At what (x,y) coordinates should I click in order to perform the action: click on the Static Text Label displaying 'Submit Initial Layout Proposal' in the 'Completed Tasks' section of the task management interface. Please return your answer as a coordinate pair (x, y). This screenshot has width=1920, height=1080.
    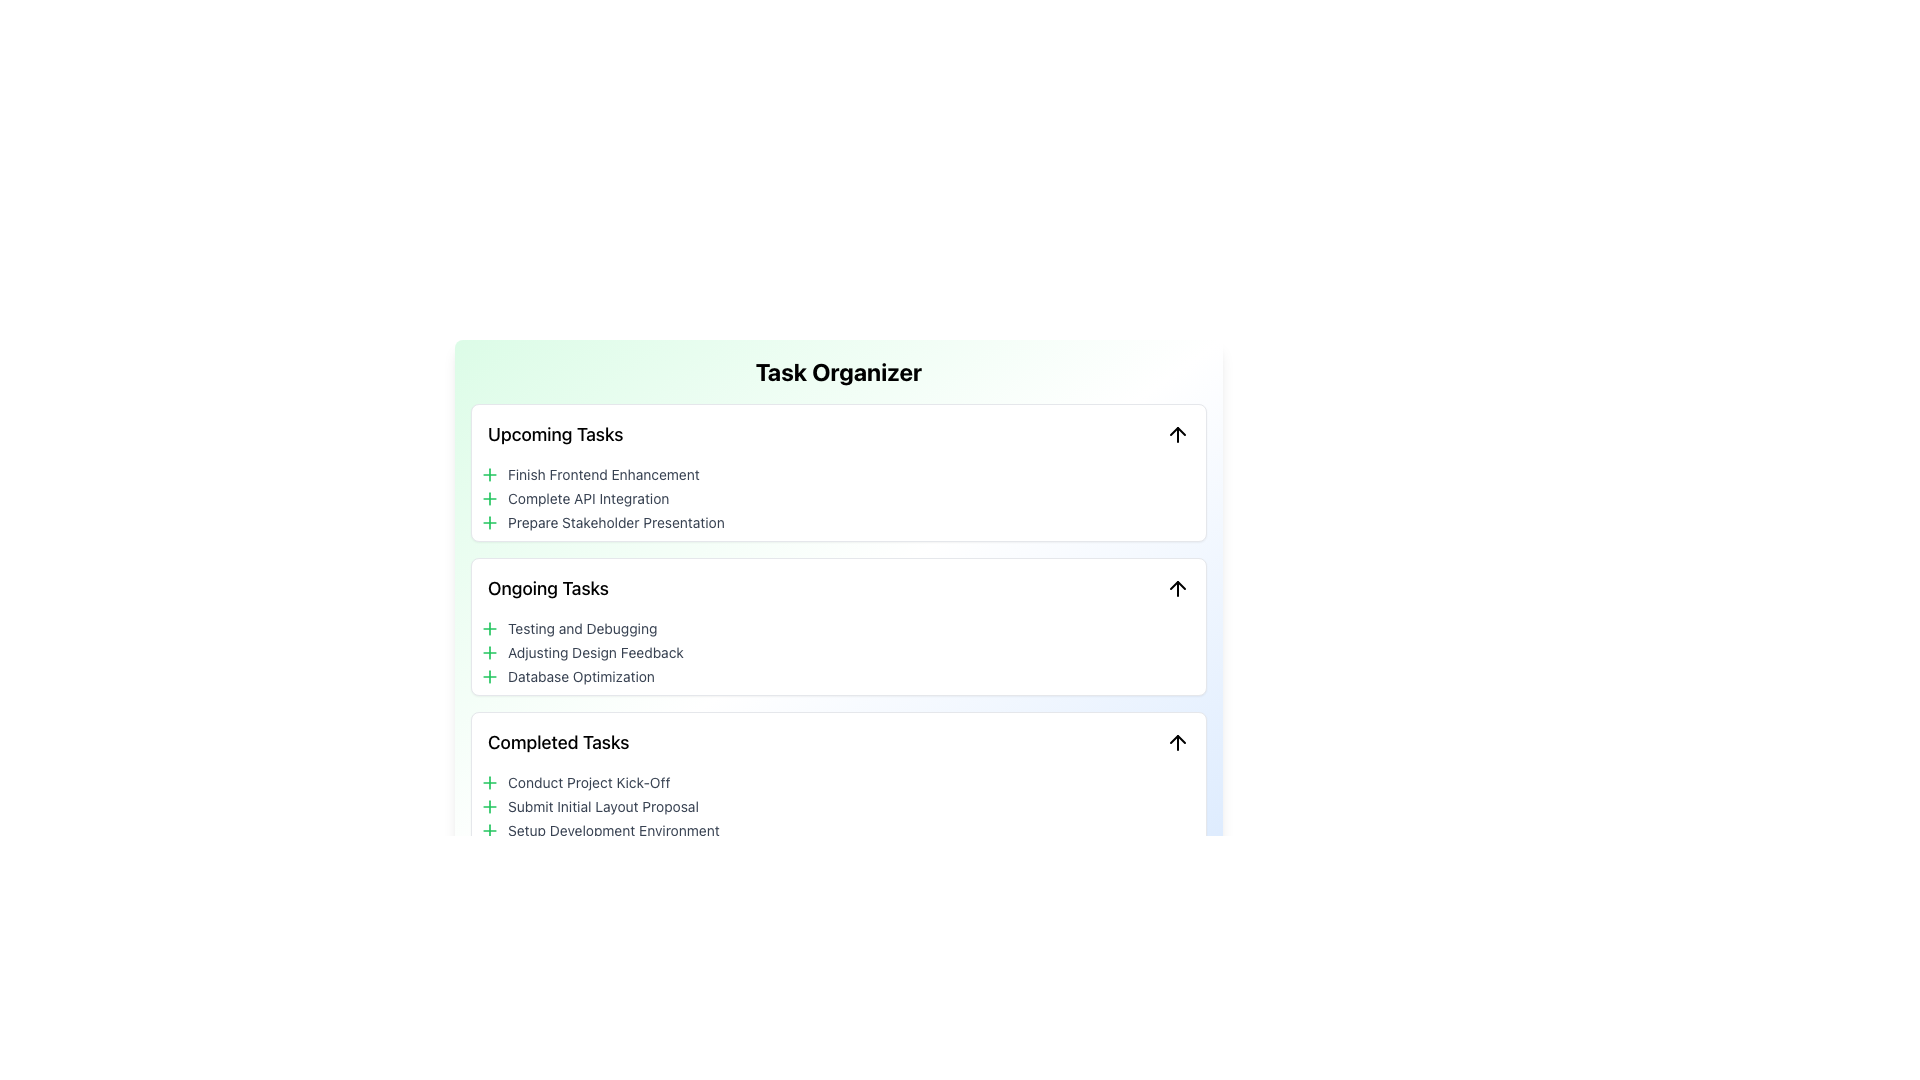
    Looking at the image, I should click on (602, 805).